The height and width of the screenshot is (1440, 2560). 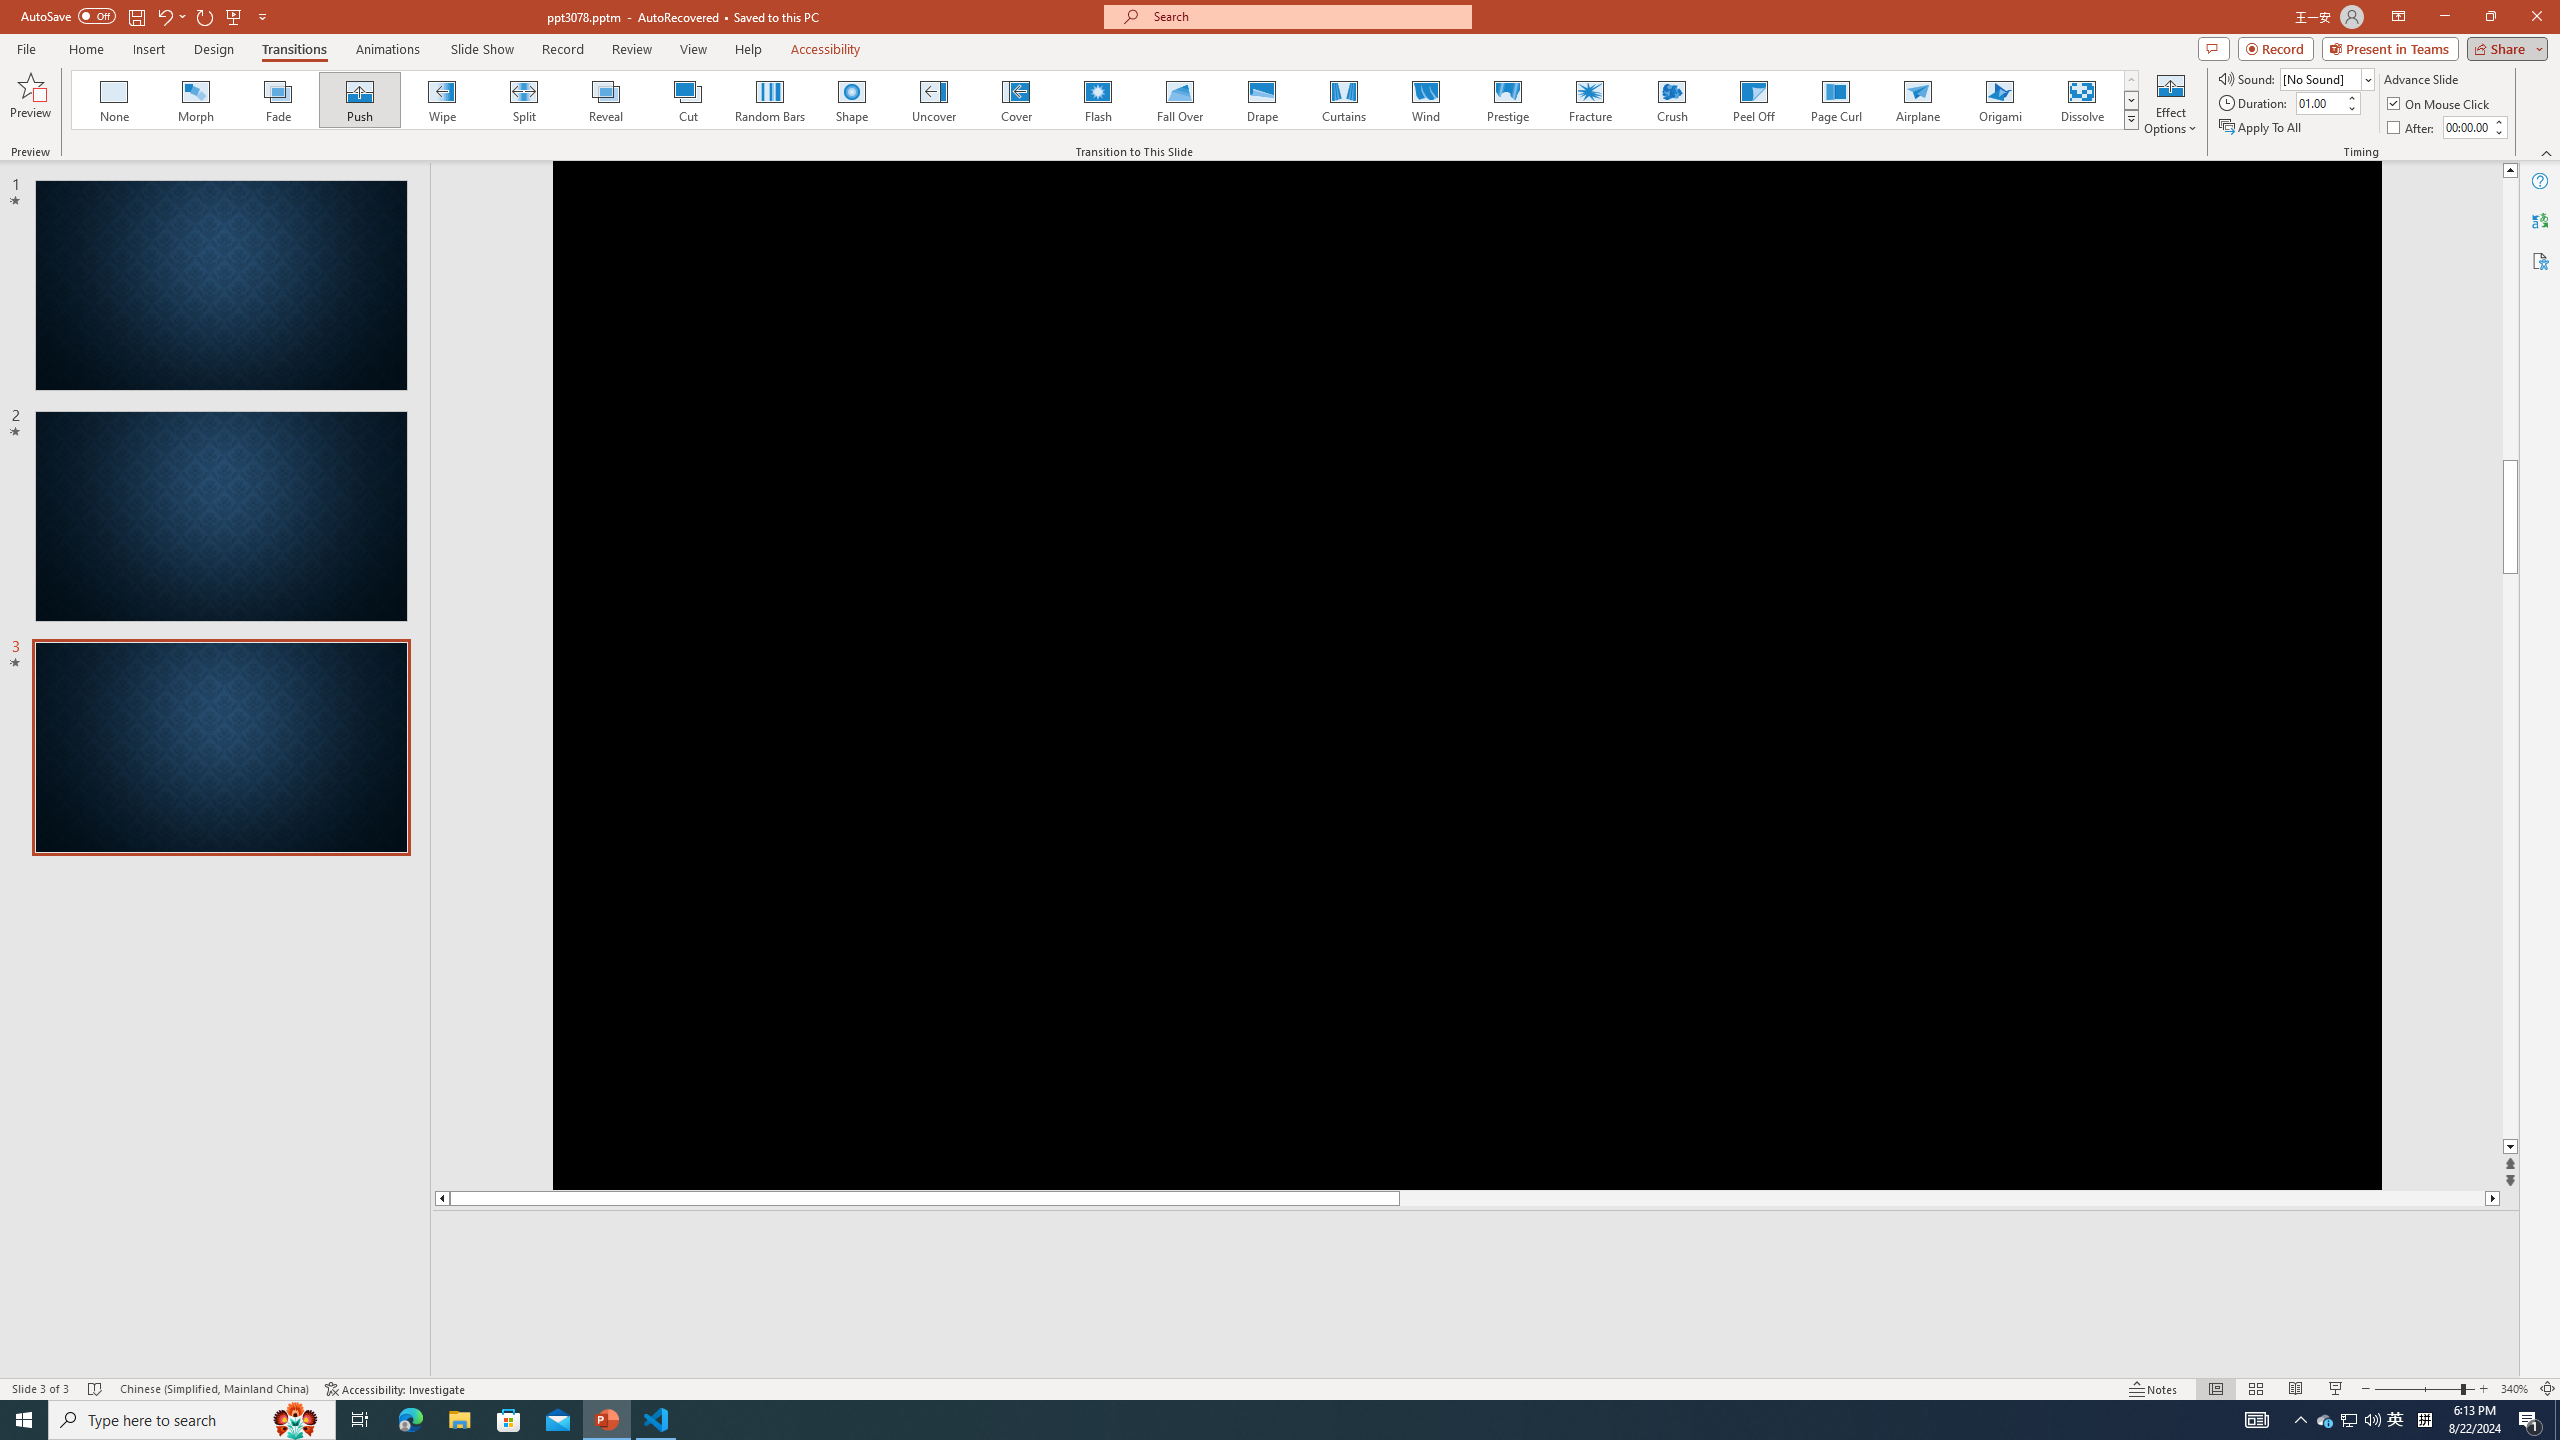 What do you see at coordinates (2498, 120) in the screenshot?
I see `'More'` at bounding box center [2498, 120].